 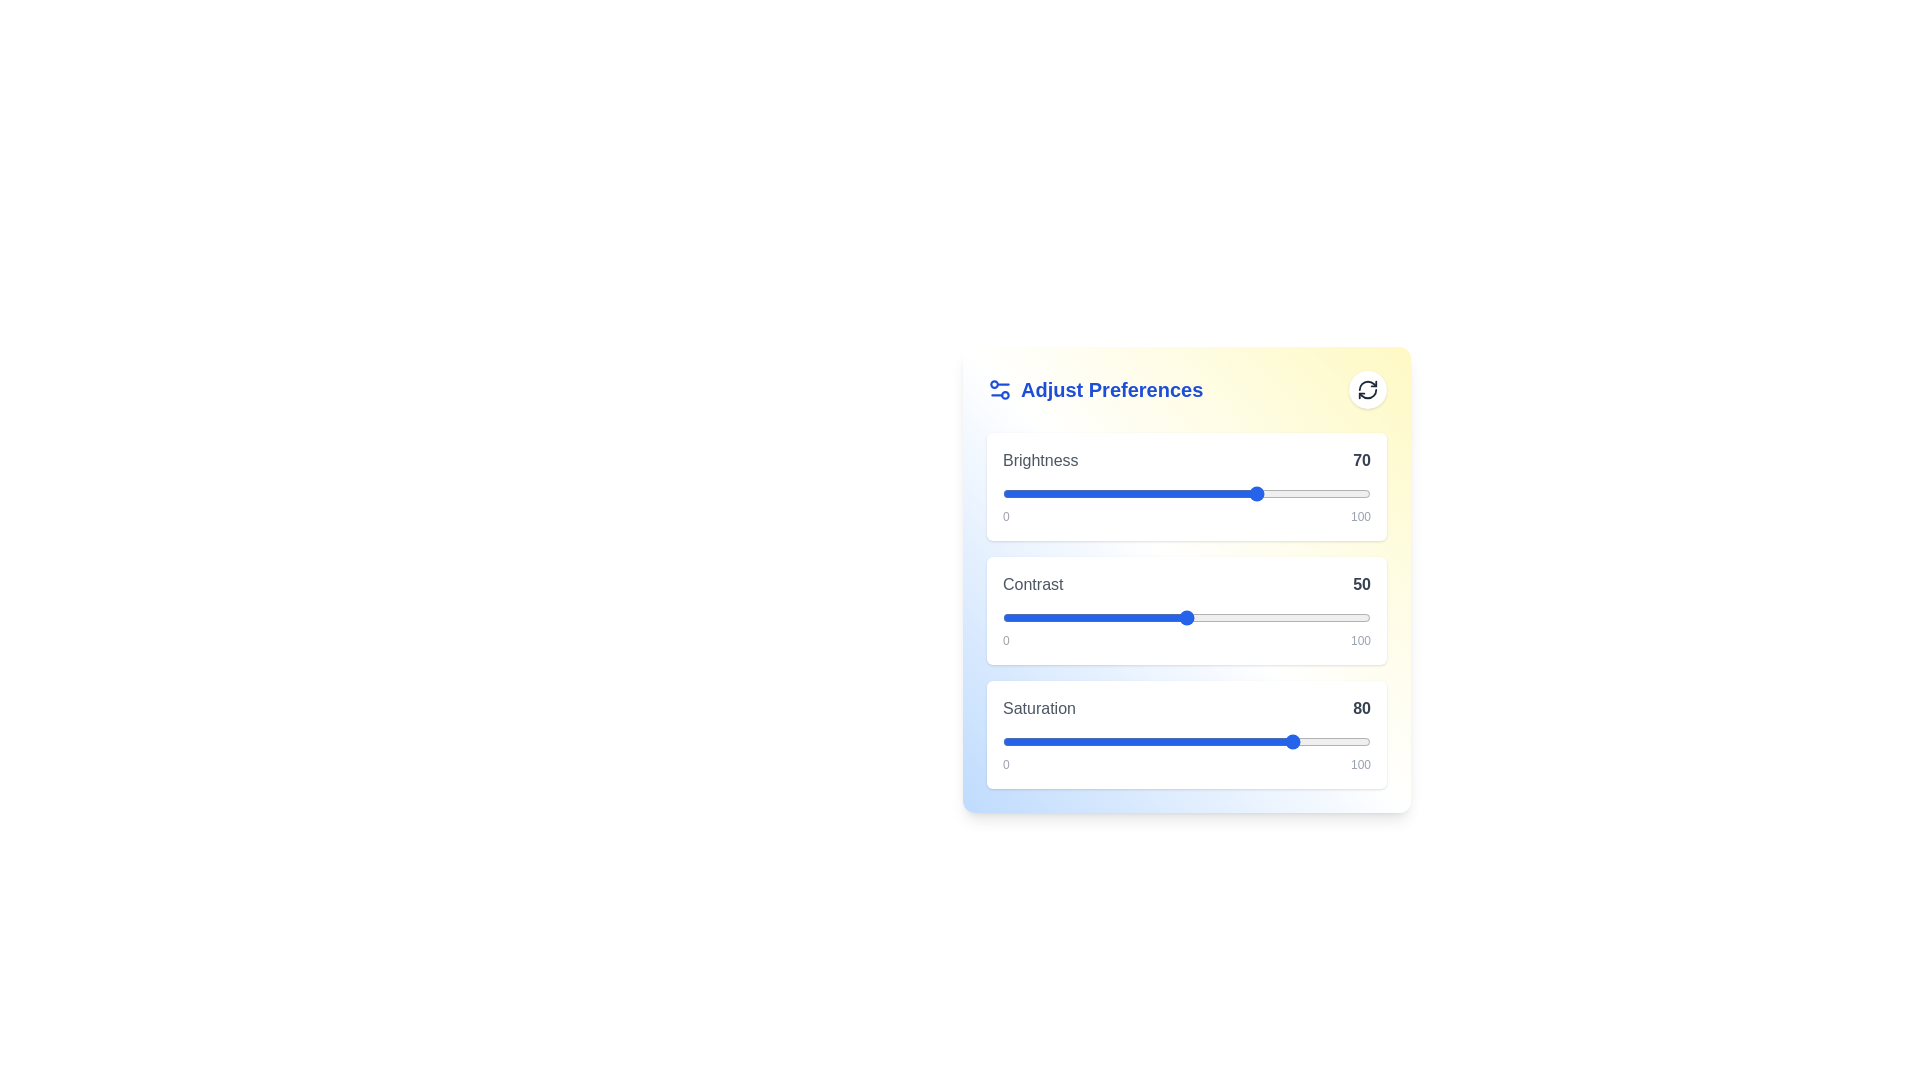 I want to click on saturation level, so click(x=1168, y=741).